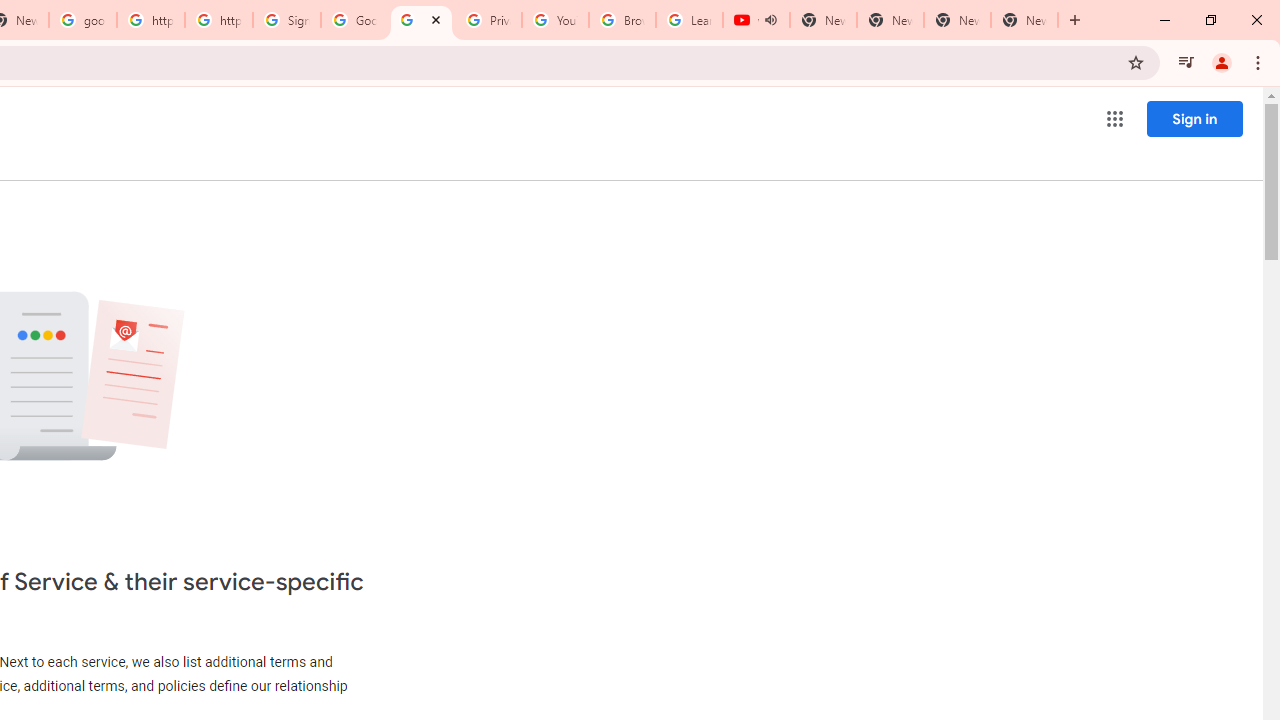 This screenshot has width=1280, height=720. What do you see at coordinates (150, 20) in the screenshot?
I see `'https://scholar.google.com/'` at bounding box center [150, 20].